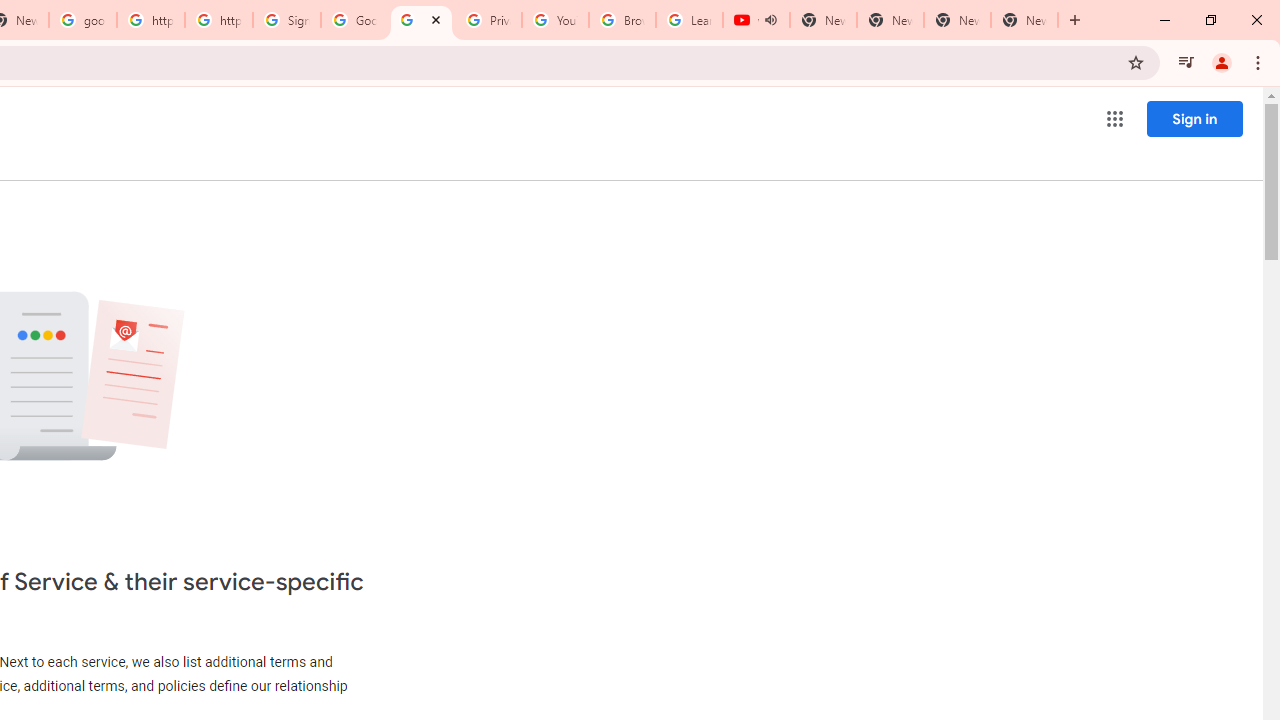 This screenshot has width=1280, height=720. What do you see at coordinates (150, 20) in the screenshot?
I see `'https://scholar.google.com/'` at bounding box center [150, 20].